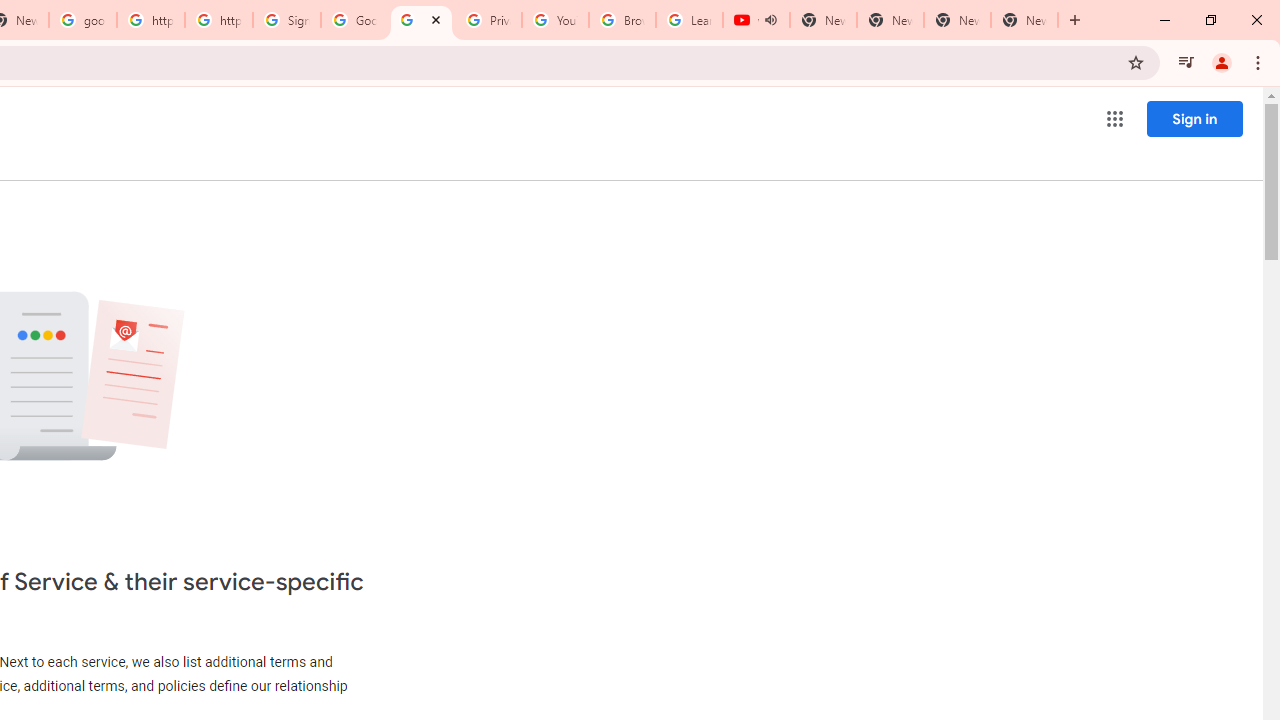 This screenshot has width=1280, height=720. What do you see at coordinates (150, 20) in the screenshot?
I see `'https://scholar.google.com/'` at bounding box center [150, 20].